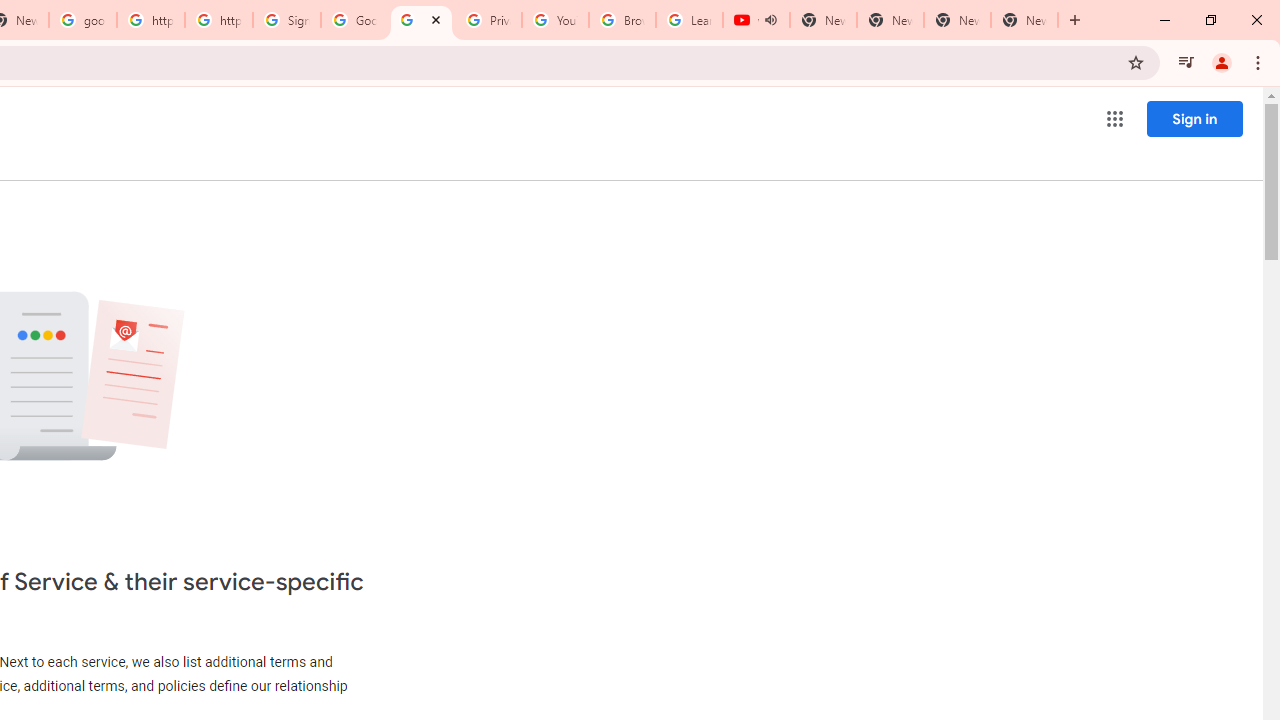 This screenshot has width=1280, height=720. What do you see at coordinates (150, 20) in the screenshot?
I see `'https://scholar.google.com/'` at bounding box center [150, 20].